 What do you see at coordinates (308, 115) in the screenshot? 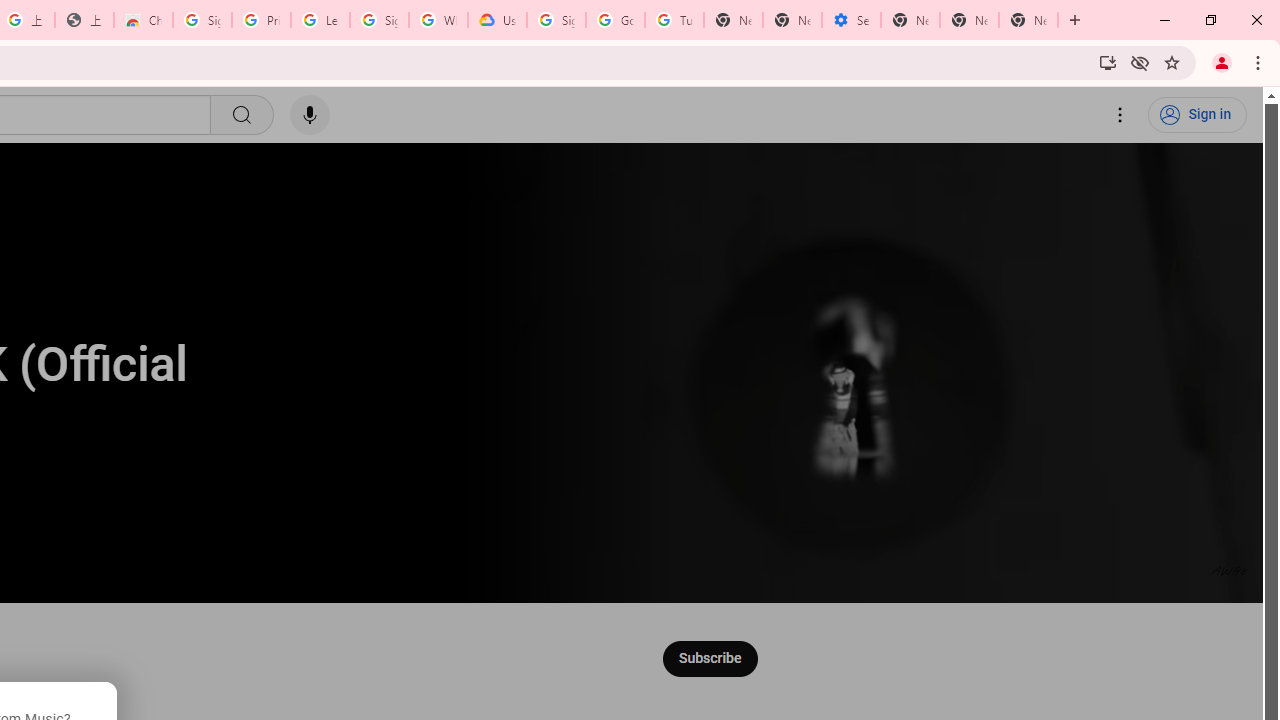
I see `'Search with your voice'` at bounding box center [308, 115].